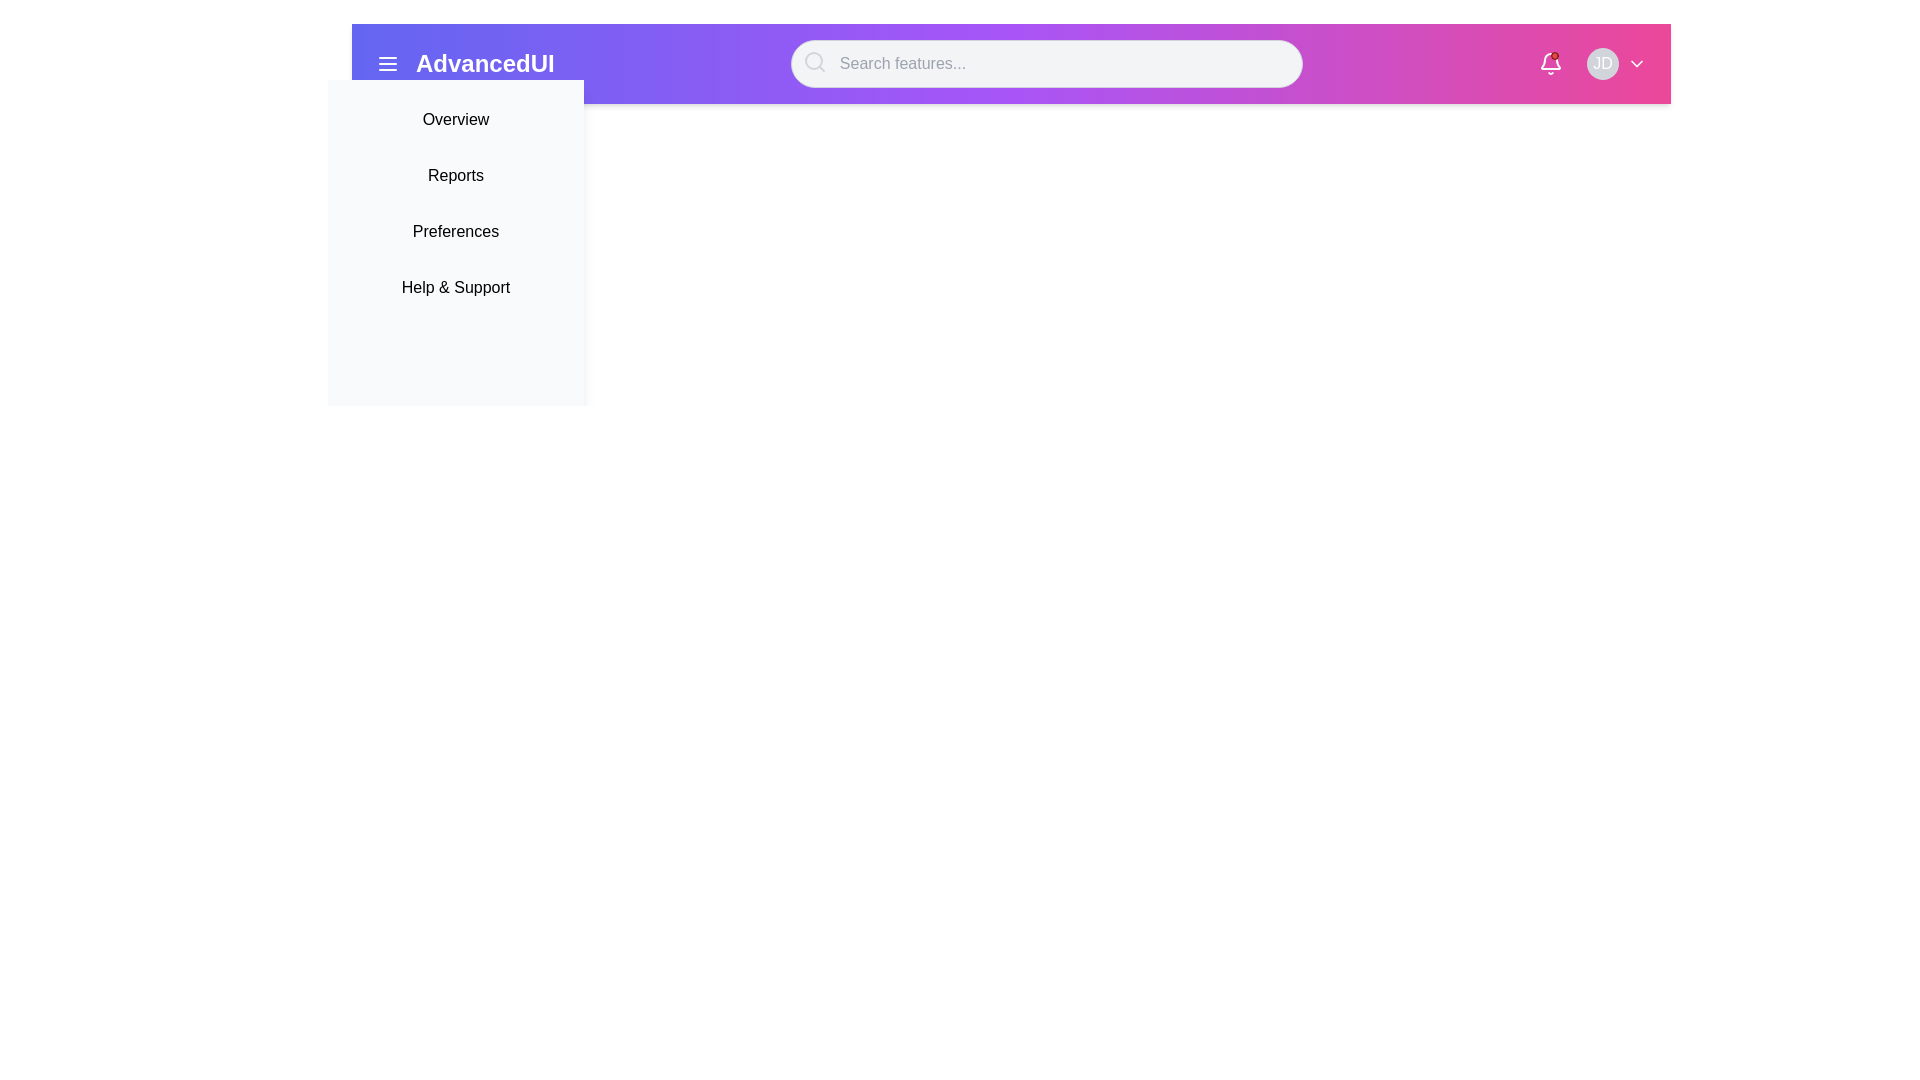 This screenshot has width=1920, height=1080. What do you see at coordinates (455, 288) in the screenshot?
I see `the 'Help & Support' text label which is the fourth item in the vertical menu list under 'AdvancedUI'` at bounding box center [455, 288].